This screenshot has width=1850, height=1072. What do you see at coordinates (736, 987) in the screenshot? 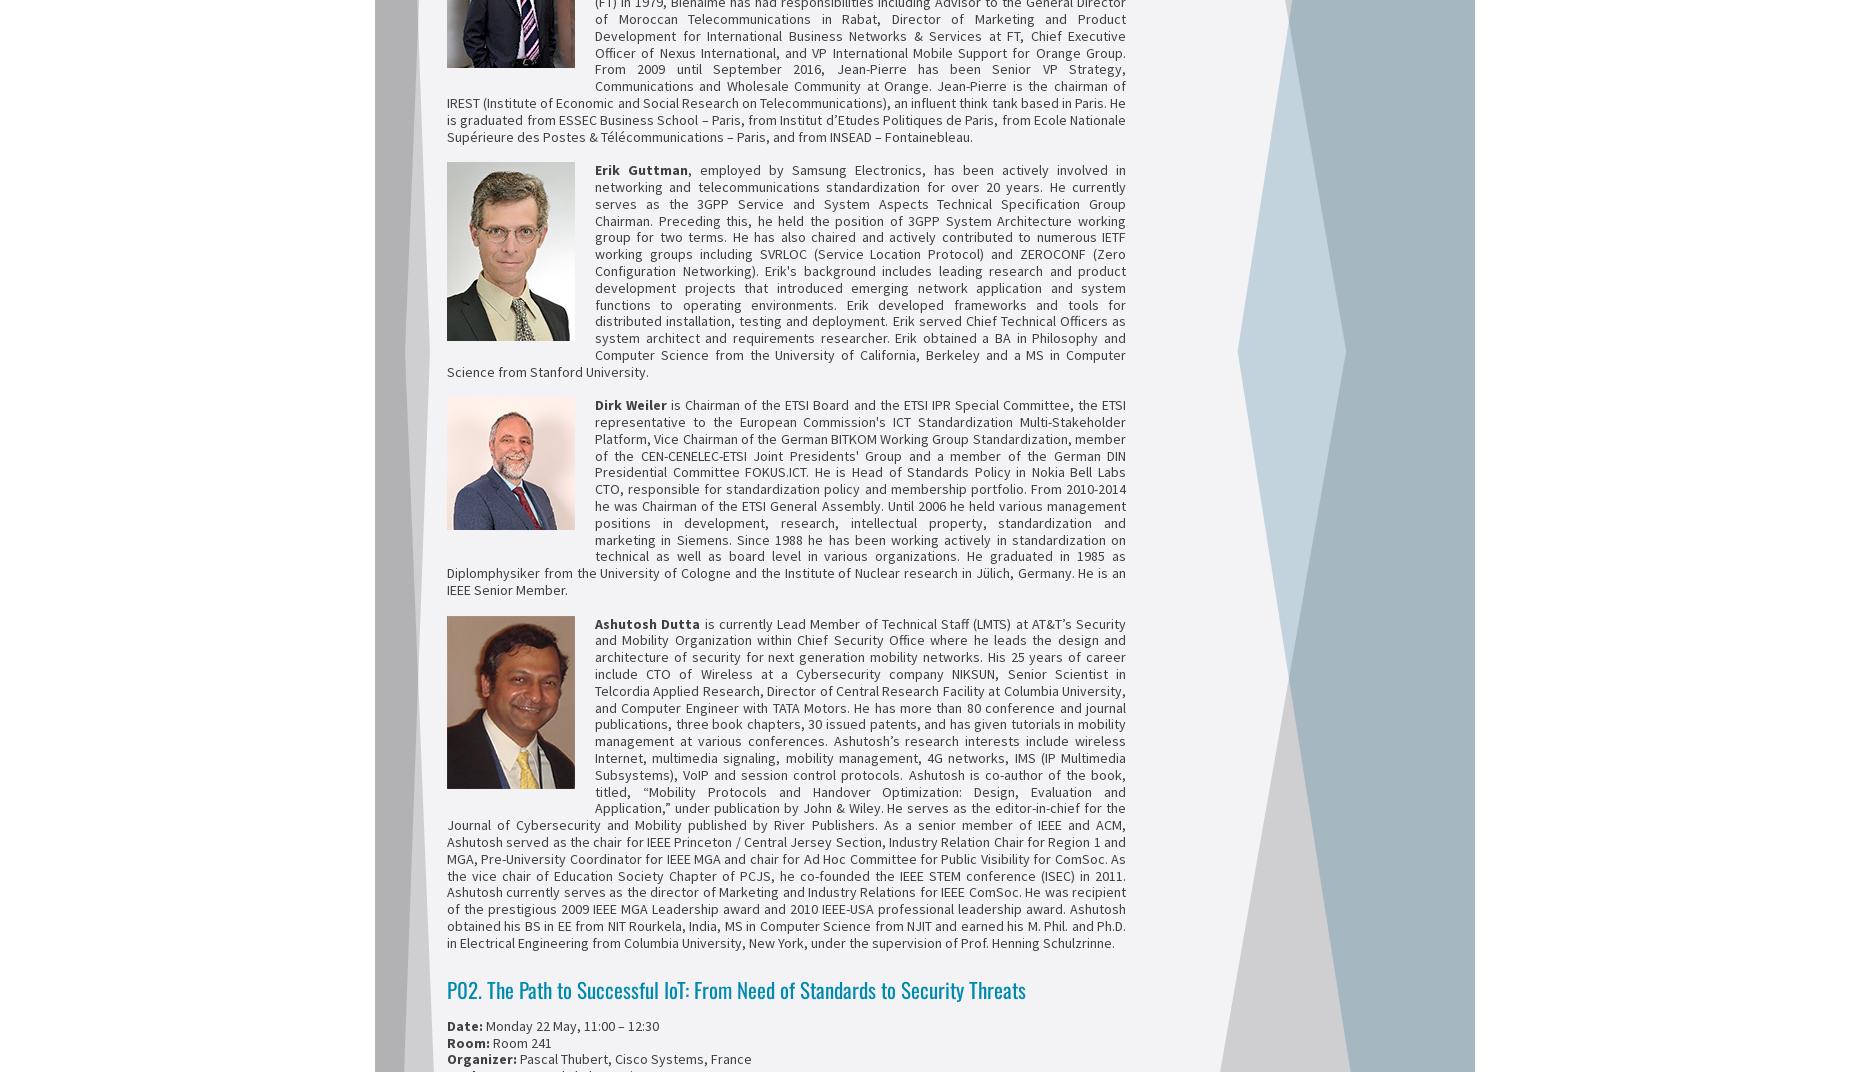
I see `'P02. The Path to Successful IoT: From Need of Standards to Security Threats'` at bounding box center [736, 987].